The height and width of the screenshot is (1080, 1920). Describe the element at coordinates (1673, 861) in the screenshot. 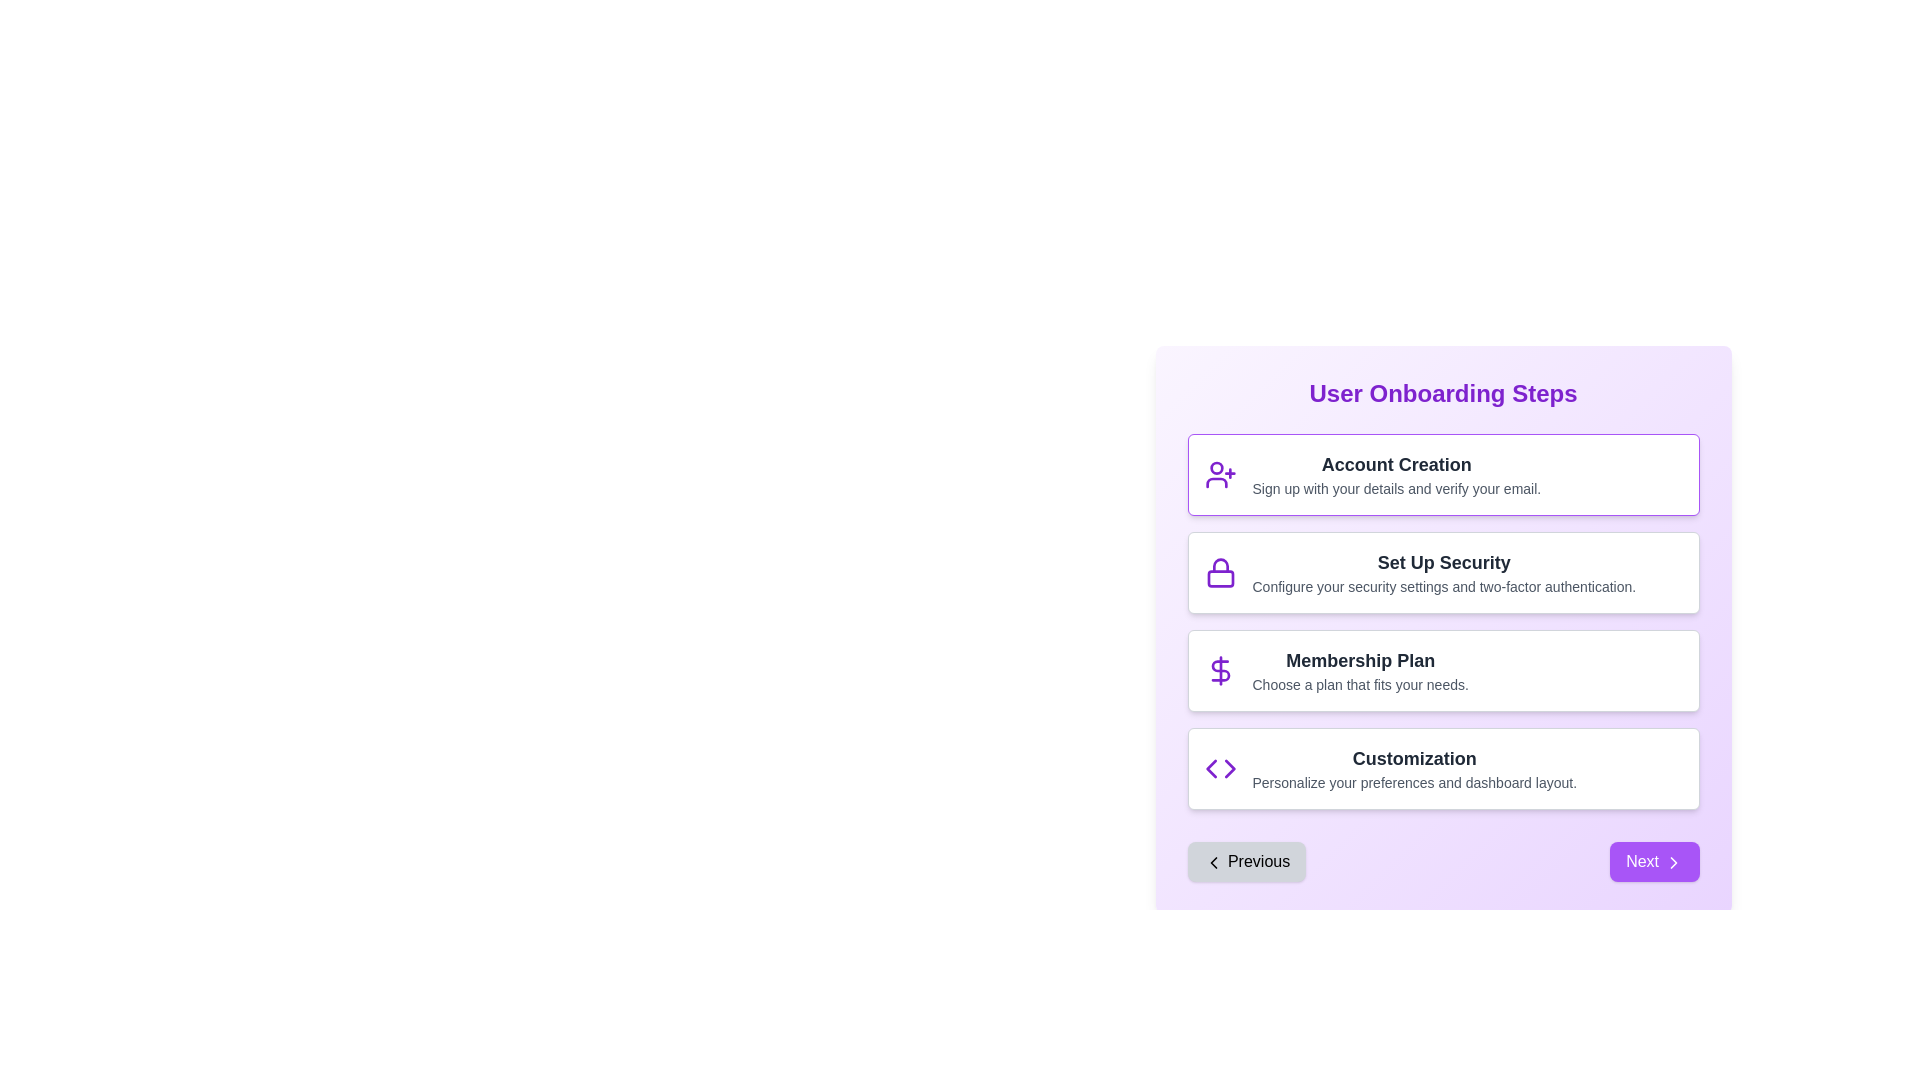

I see `the right-pointing chevron-shaped arrow icon, which is styled with an outline and minimalistic design, located to the right of the 'Next' button in the user onboarding interface` at that location.